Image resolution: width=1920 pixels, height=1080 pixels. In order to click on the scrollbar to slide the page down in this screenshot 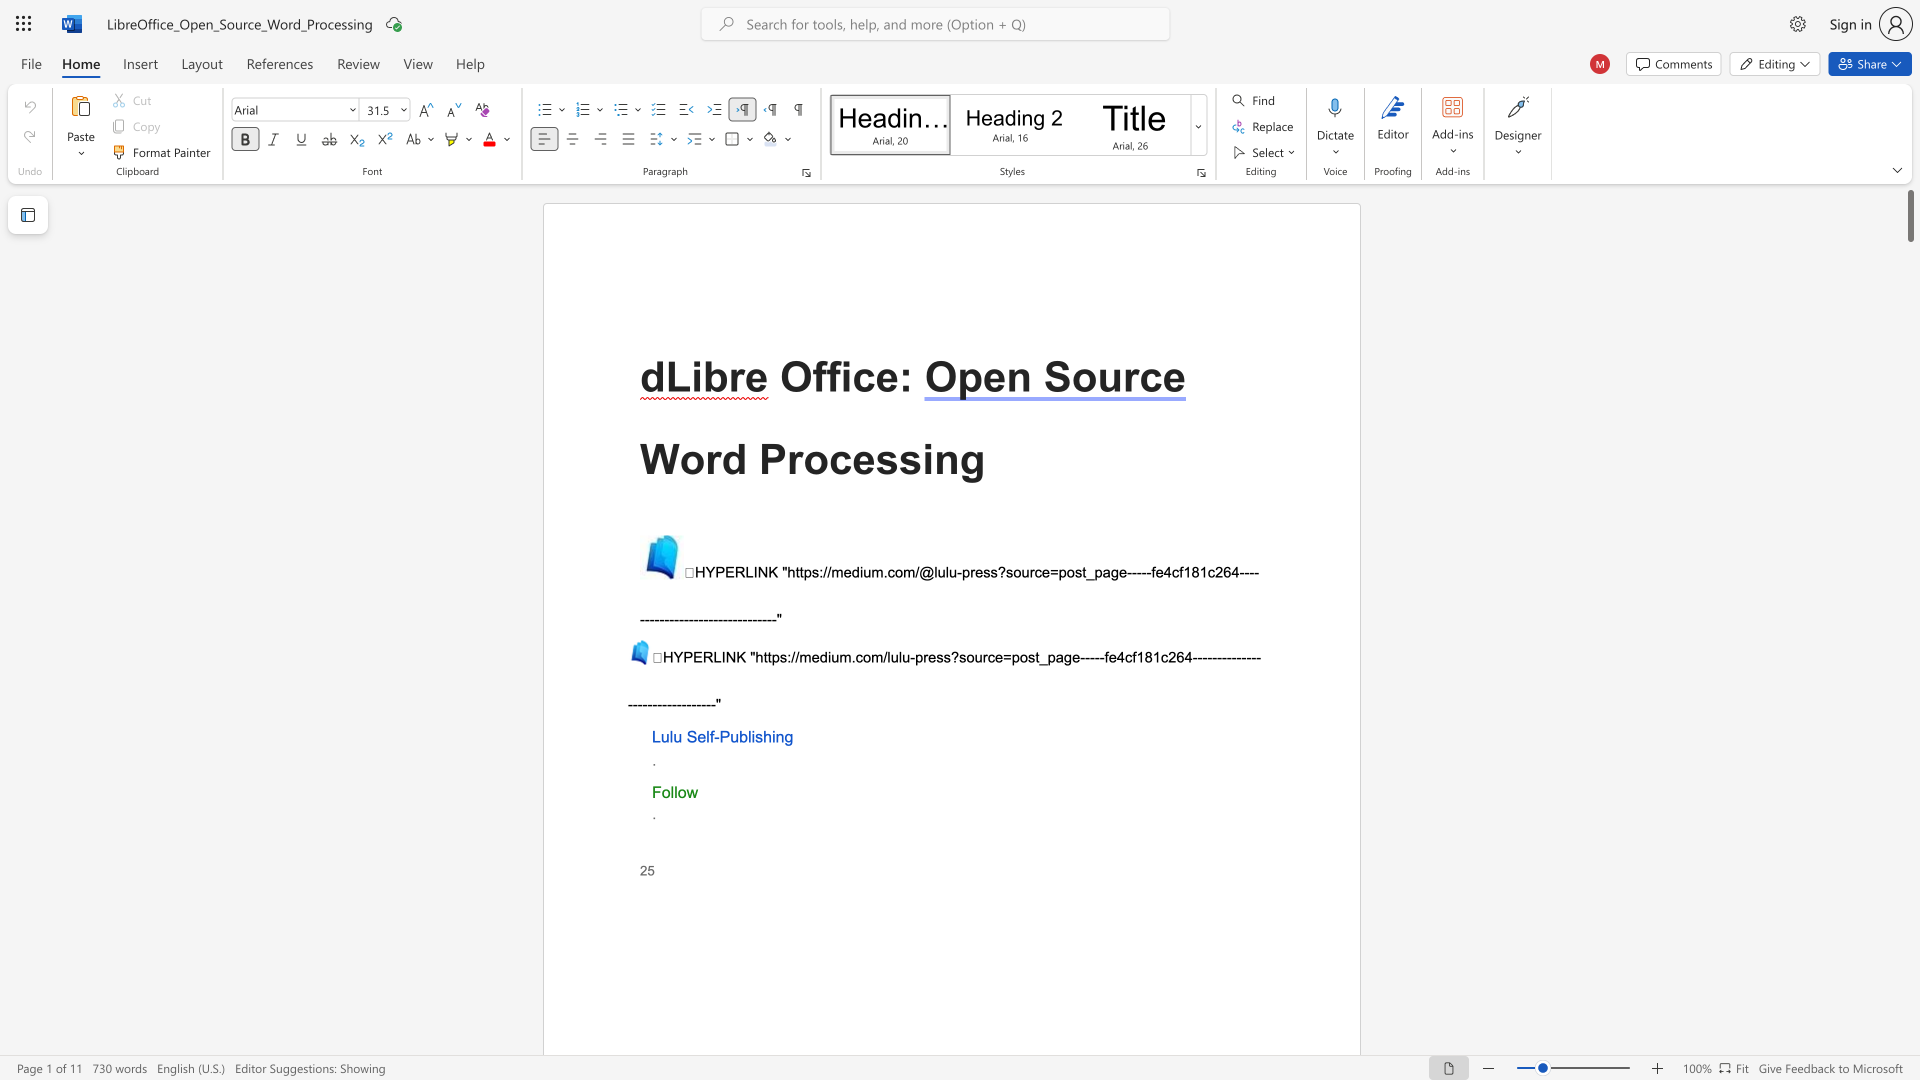, I will do `click(1909, 910)`.